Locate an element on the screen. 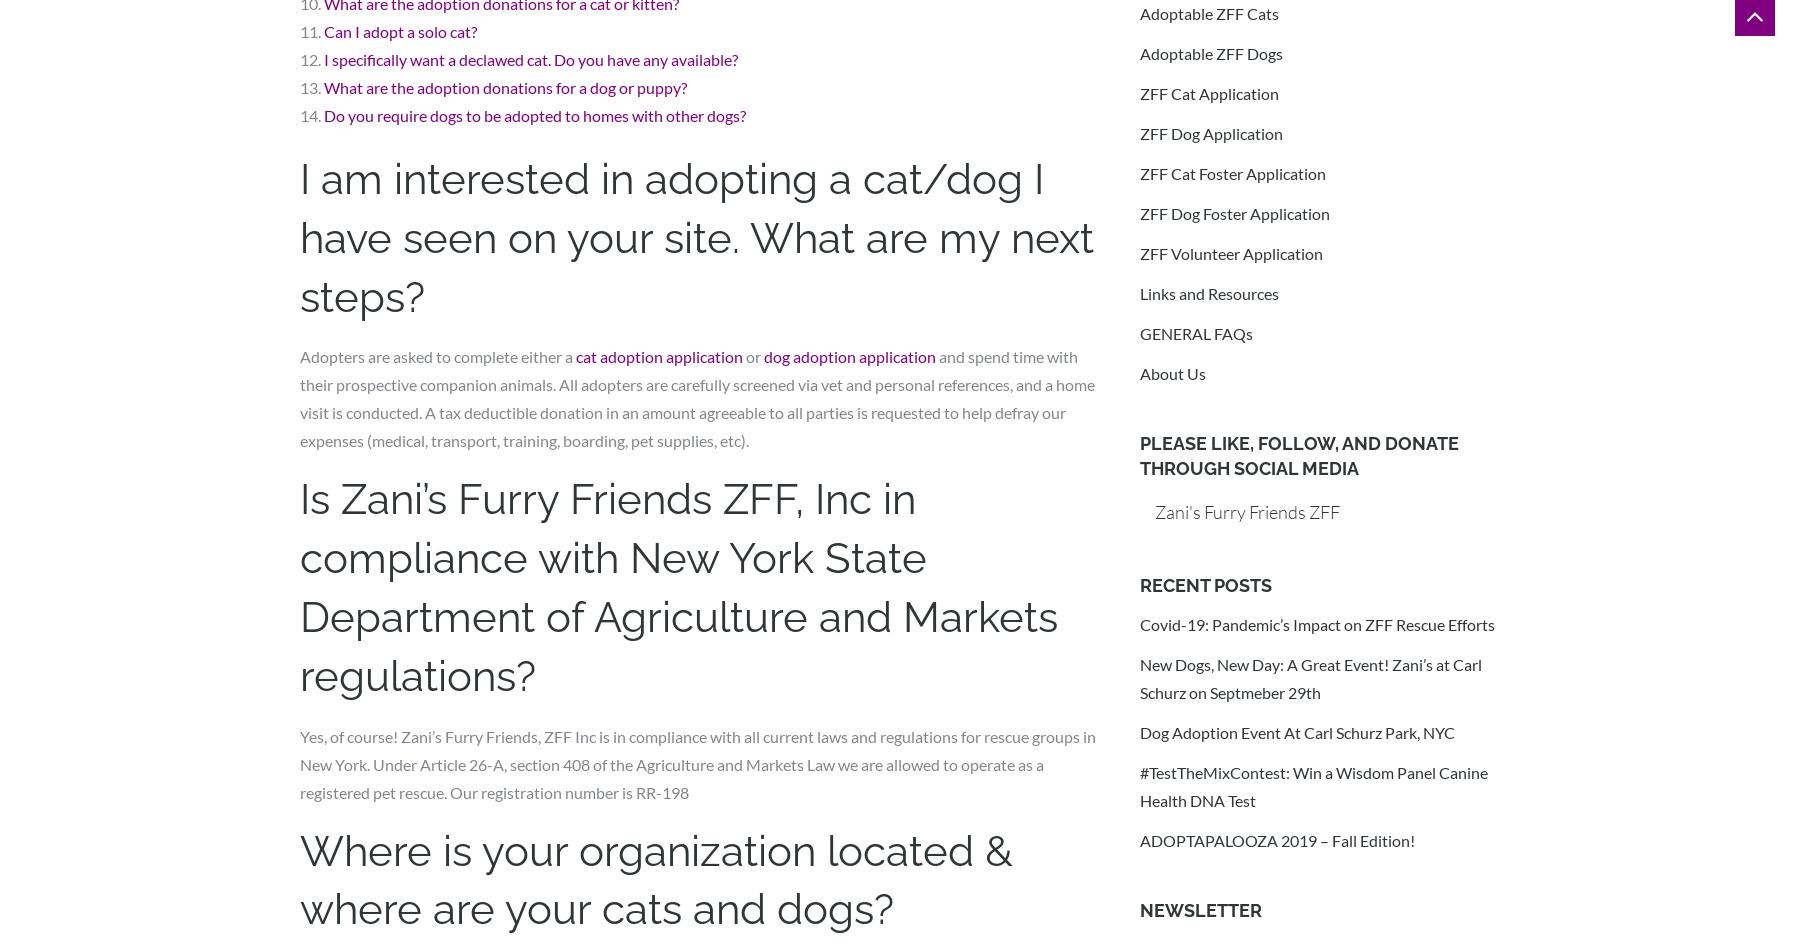 The image size is (1800, 948). 'Zani's Furry Friends ZFF' is located at coordinates (1247, 510).